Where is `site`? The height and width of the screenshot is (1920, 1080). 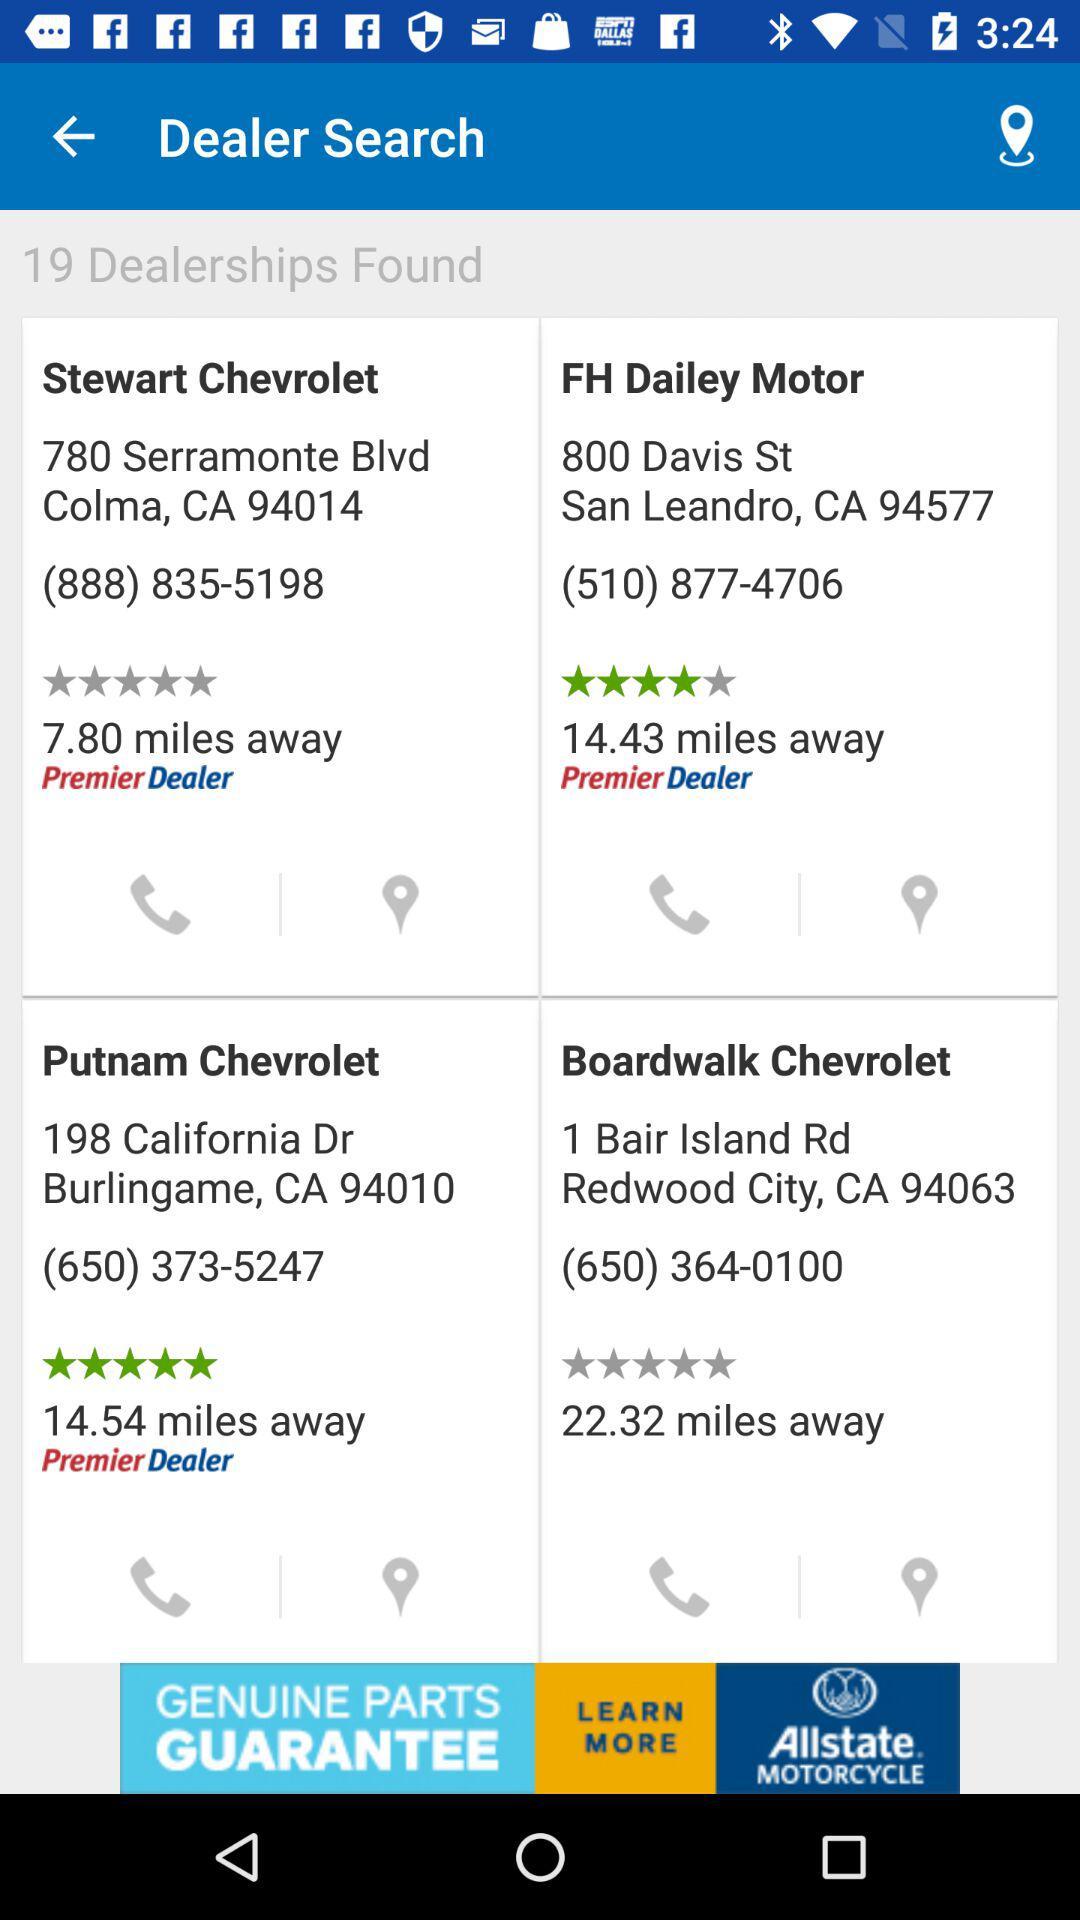
site is located at coordinates (540, 1727).